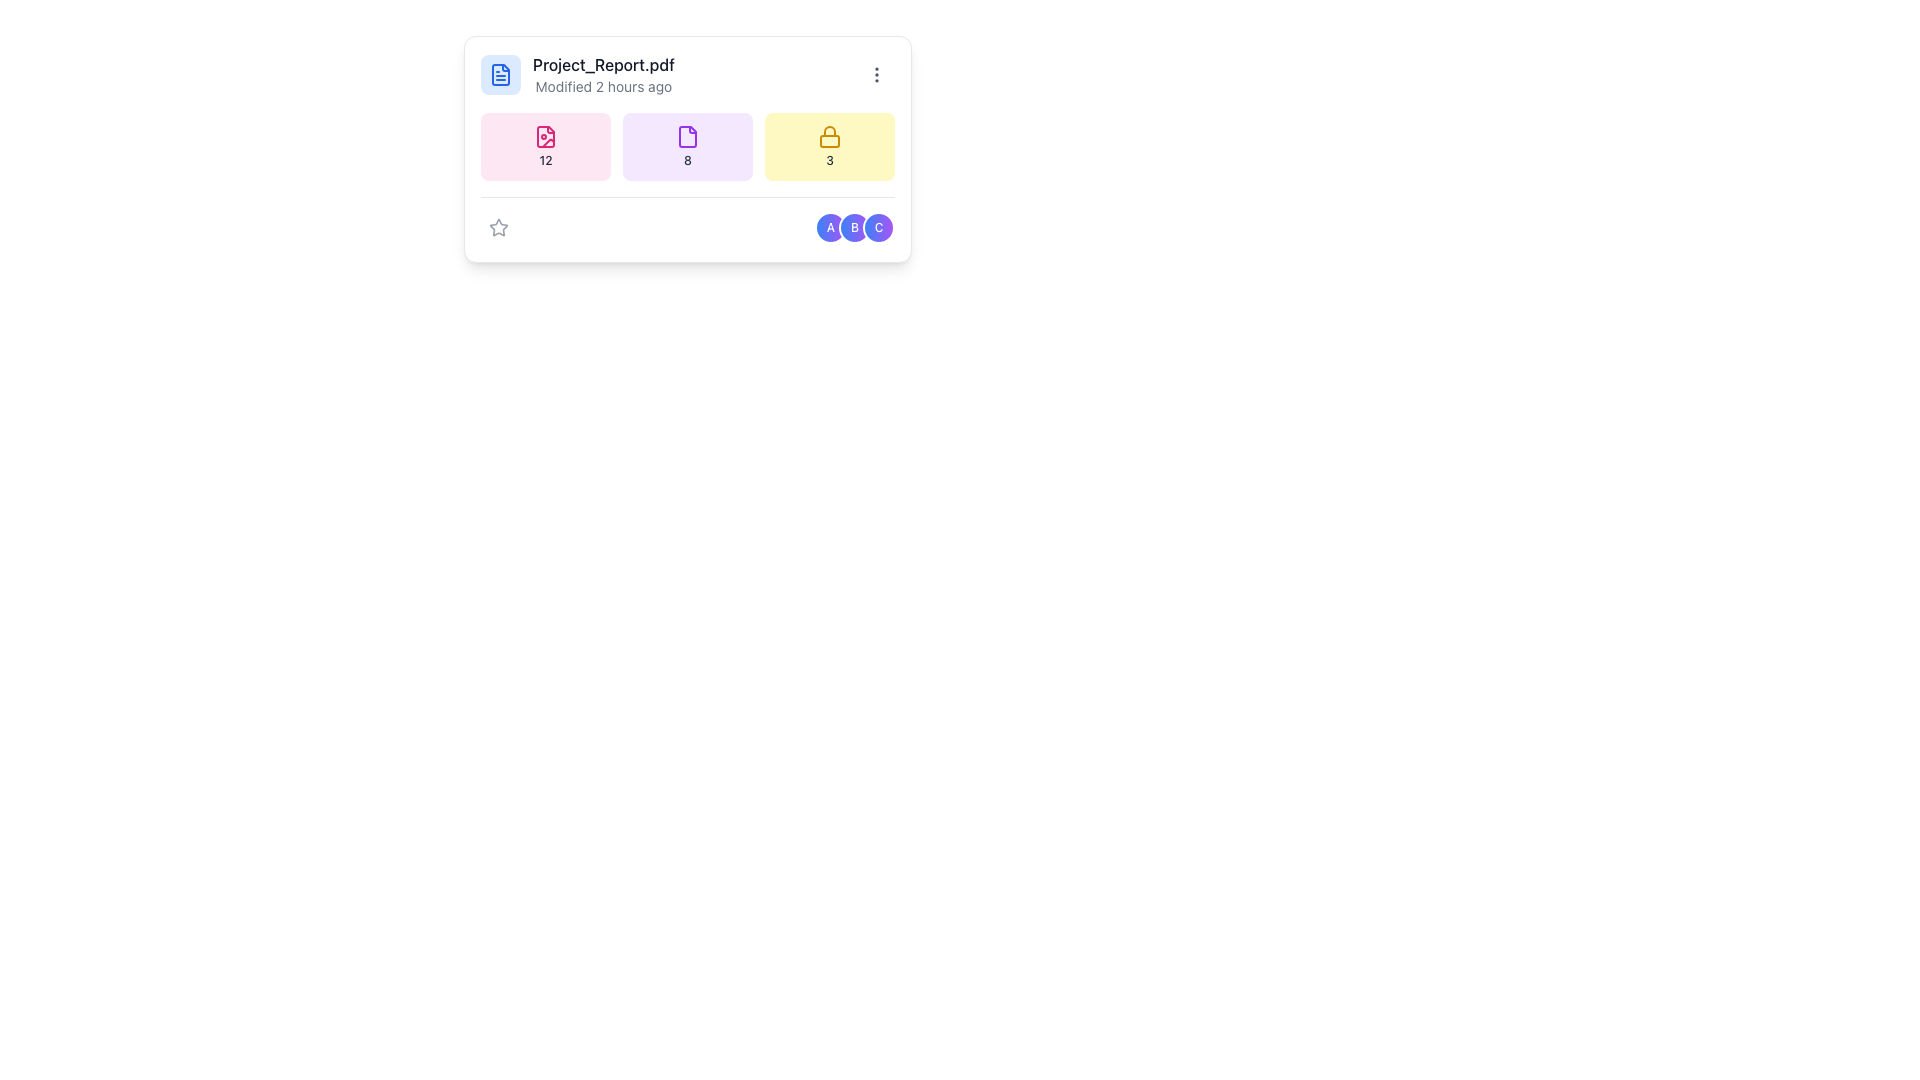 The image size is (1920, 1080). I want to click on the Star icon button located at the bottom-left corner of the document details card to change its appearance, so click(499, 226).